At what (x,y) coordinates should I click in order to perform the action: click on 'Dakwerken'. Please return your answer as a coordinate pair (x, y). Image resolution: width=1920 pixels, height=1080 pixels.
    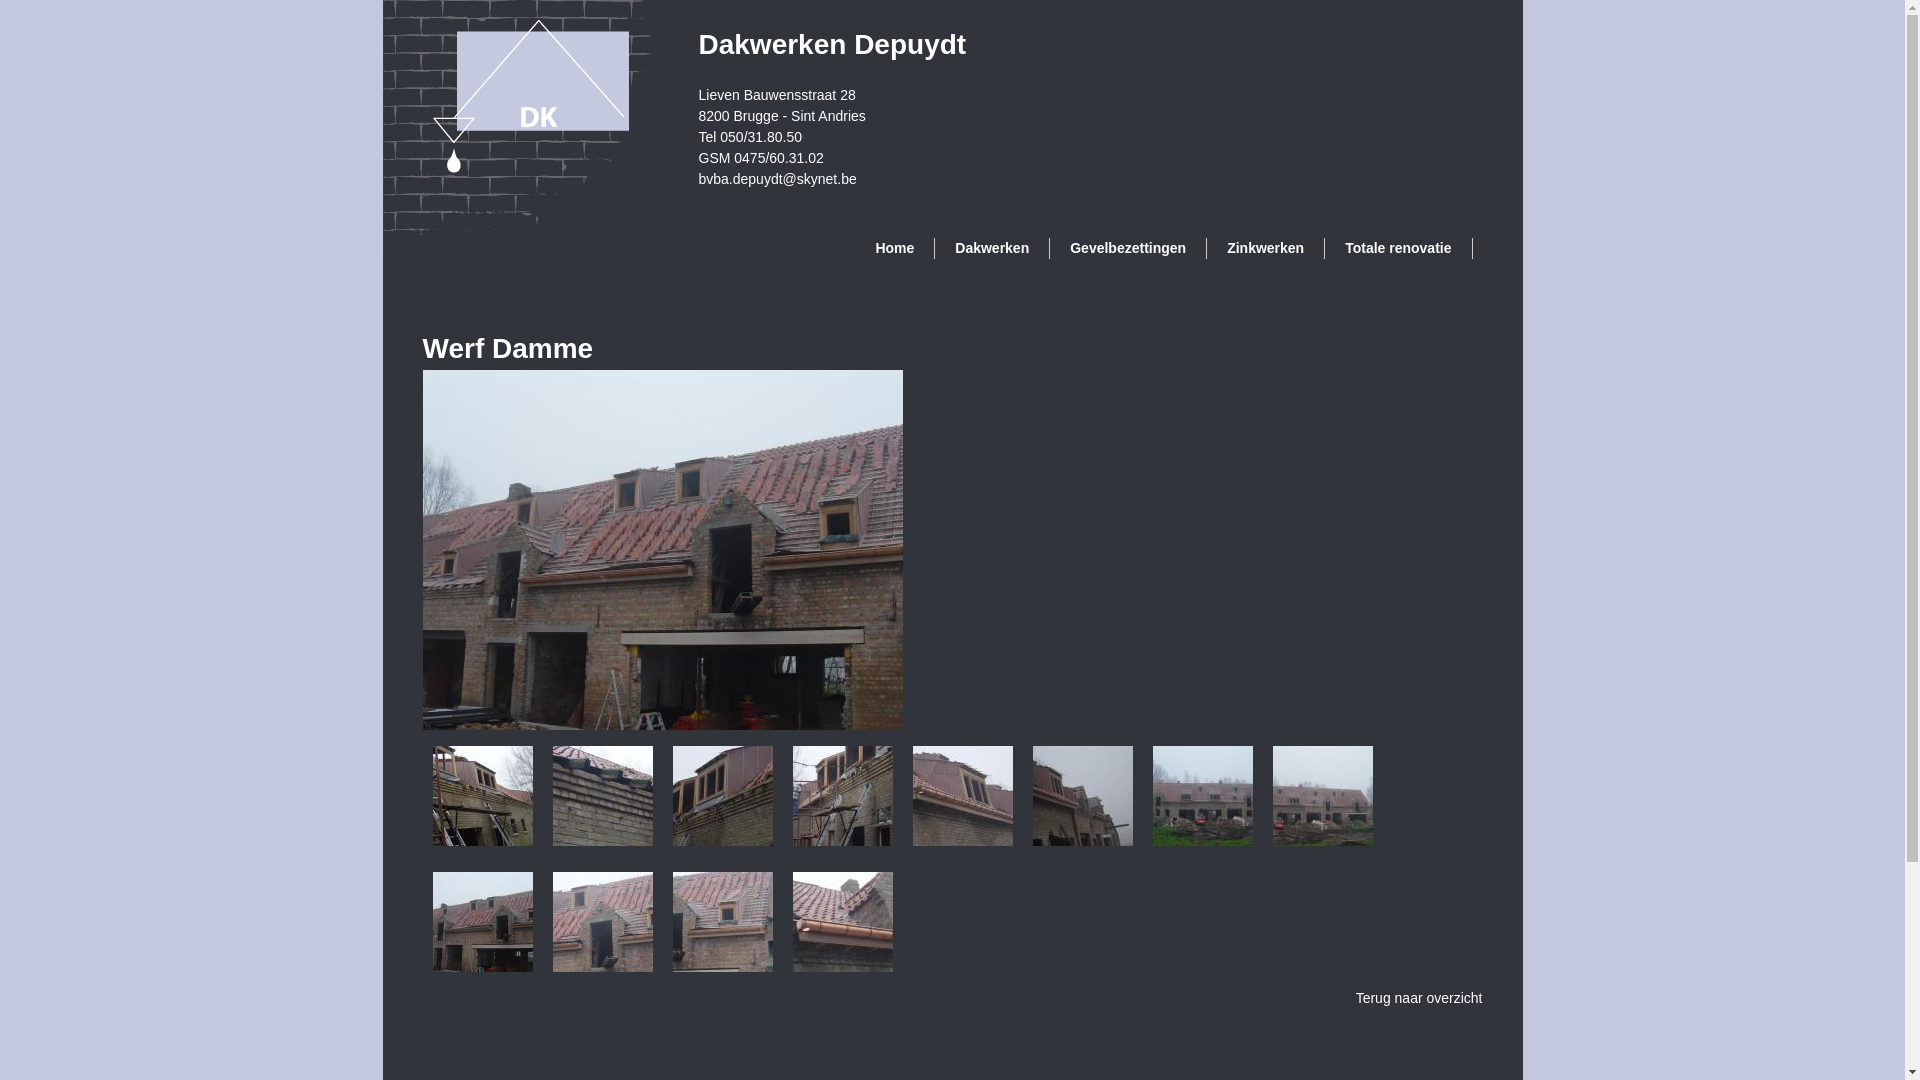
    Looking at the image, I should click on (992, 247).